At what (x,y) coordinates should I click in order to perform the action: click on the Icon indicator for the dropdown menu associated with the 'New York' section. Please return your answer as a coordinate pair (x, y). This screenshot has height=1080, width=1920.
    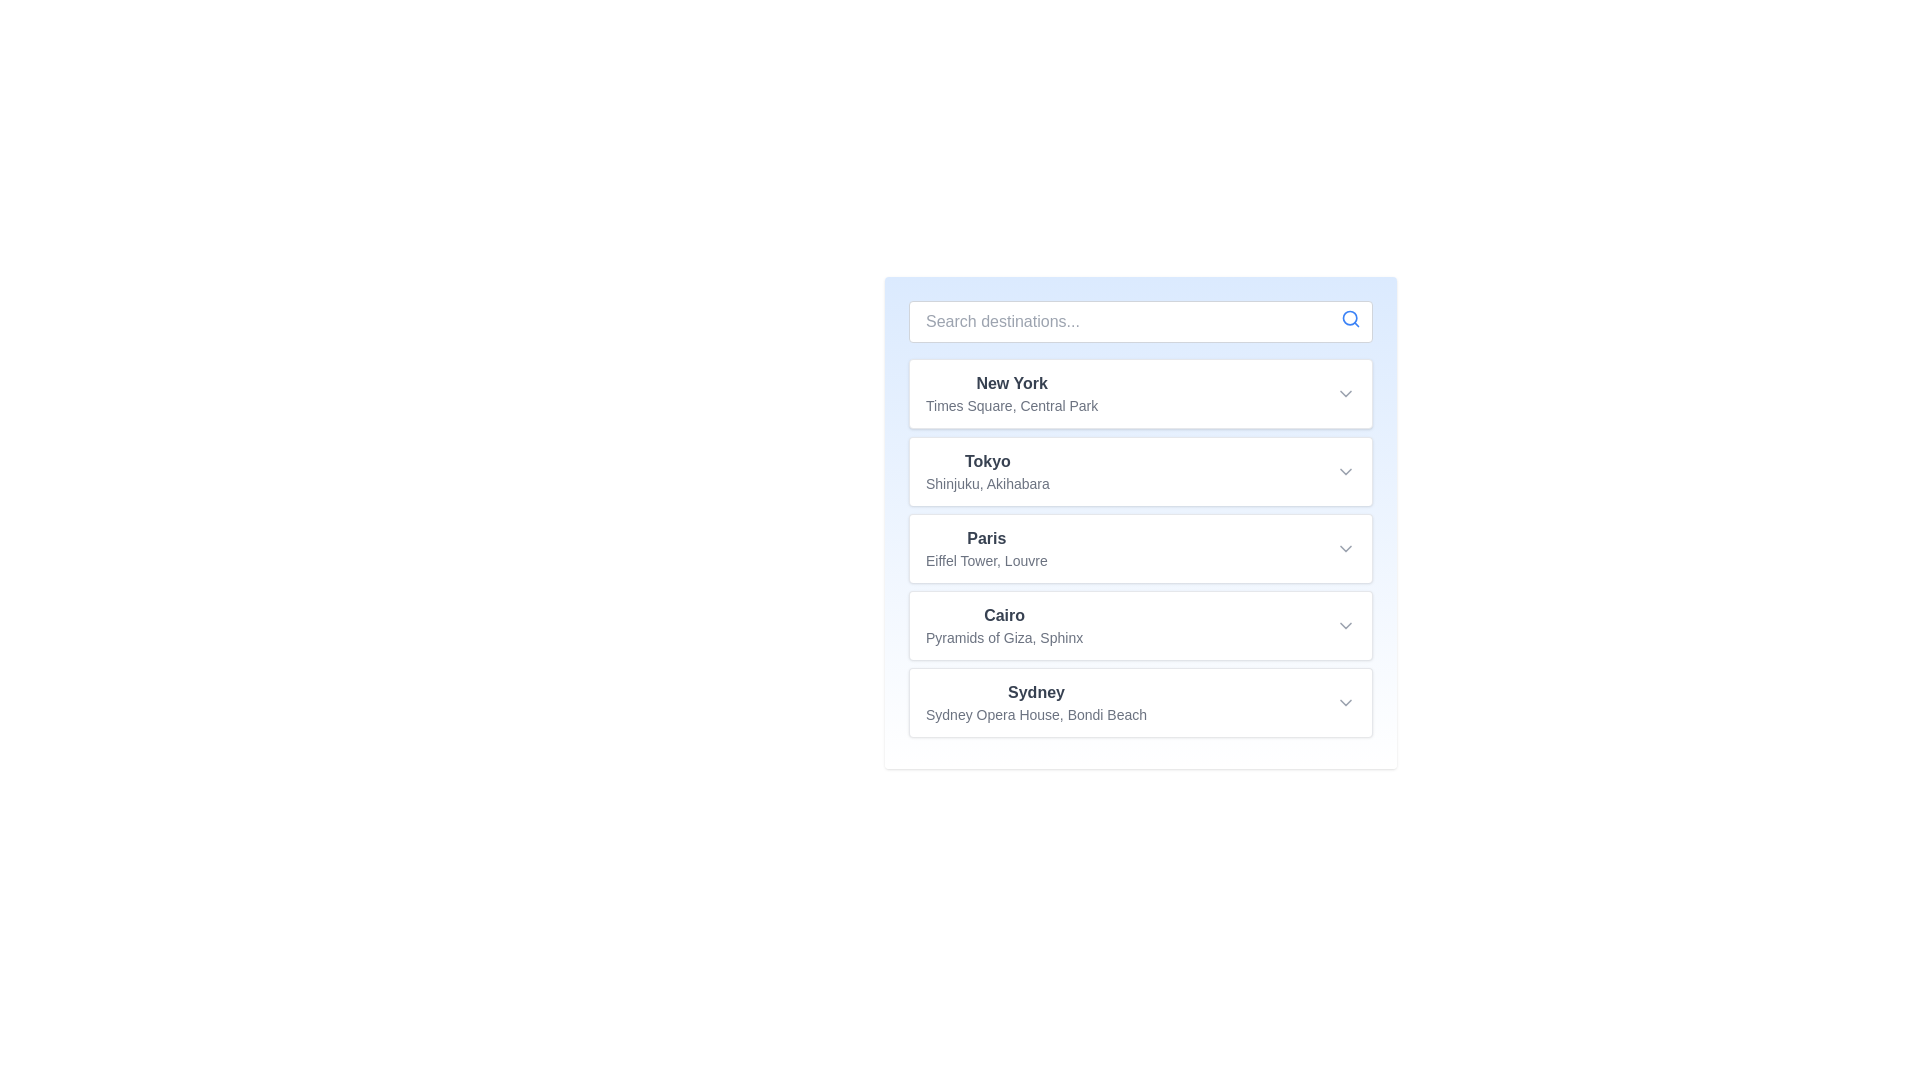
    Looking at the image, I should click on (1345, 393).